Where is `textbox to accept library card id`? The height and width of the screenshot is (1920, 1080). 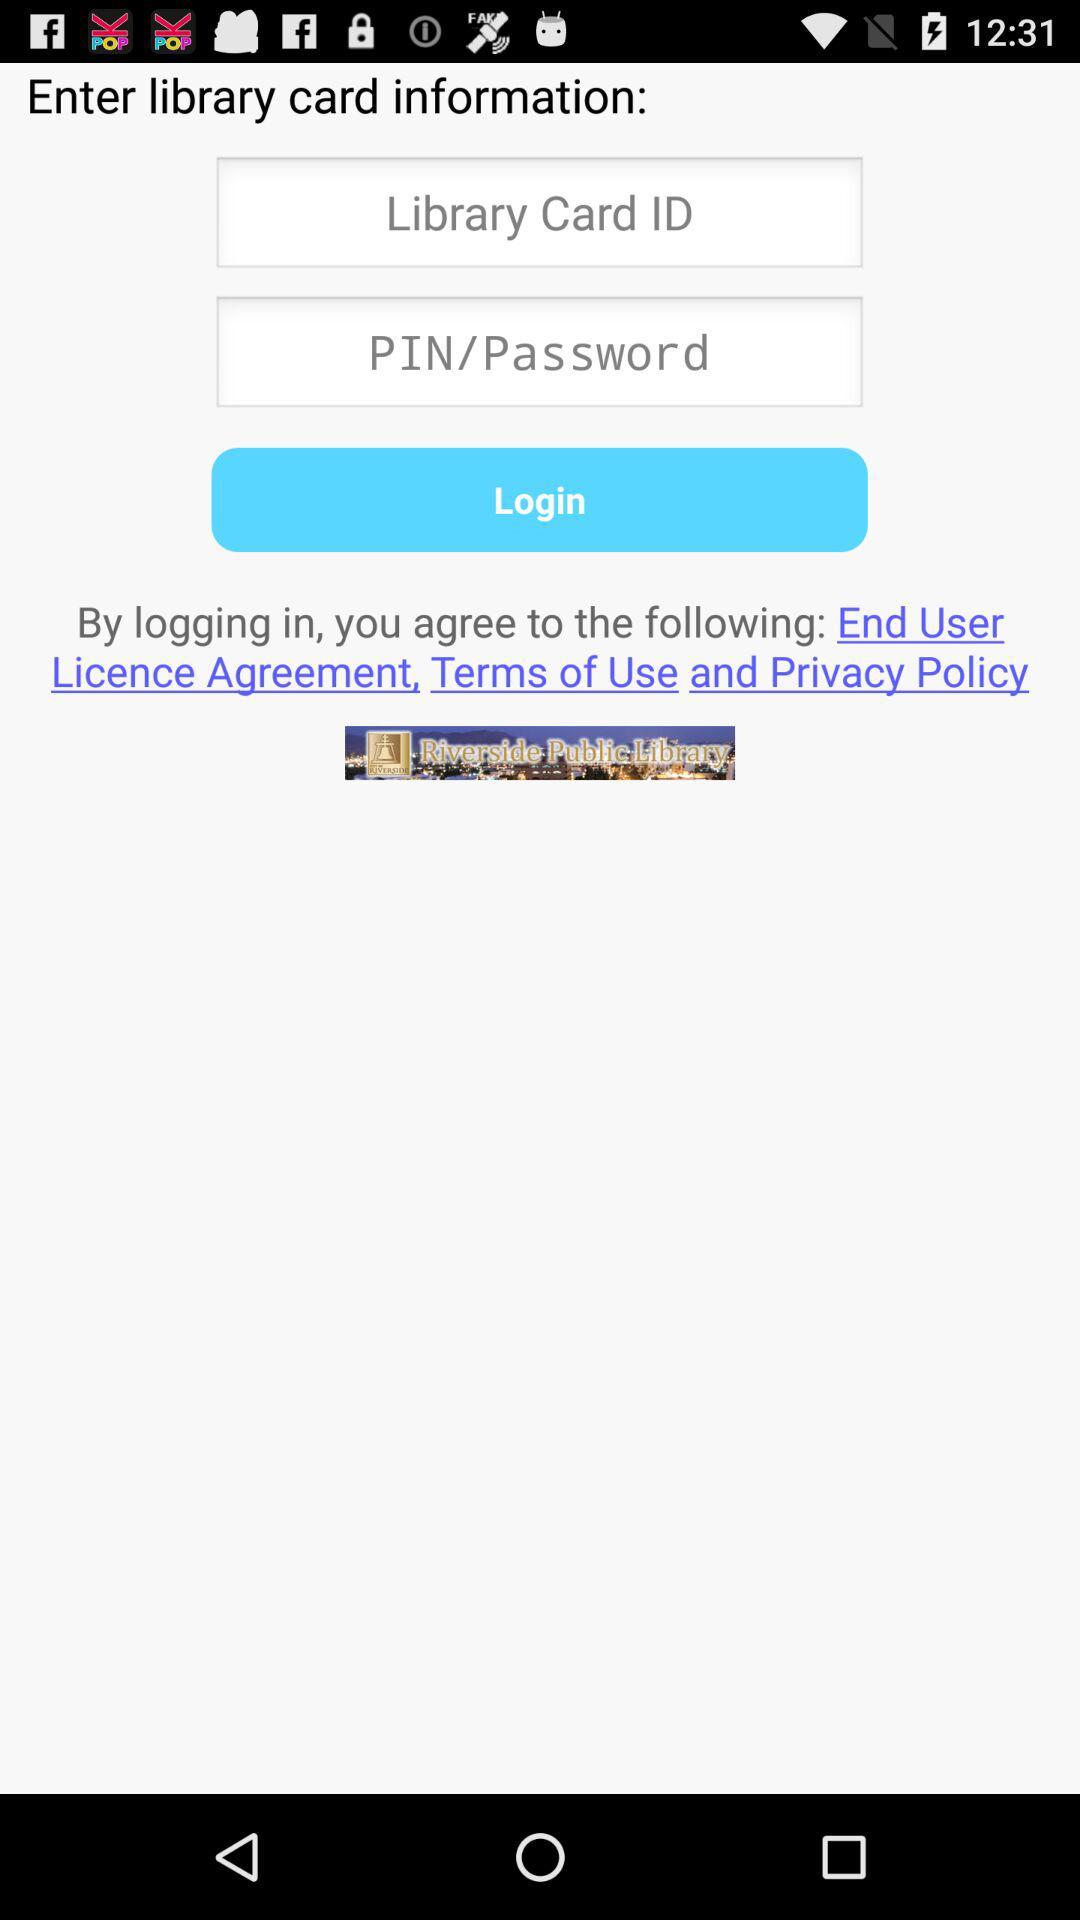
textbox to accept library card id is located at coordinates (538, 218).